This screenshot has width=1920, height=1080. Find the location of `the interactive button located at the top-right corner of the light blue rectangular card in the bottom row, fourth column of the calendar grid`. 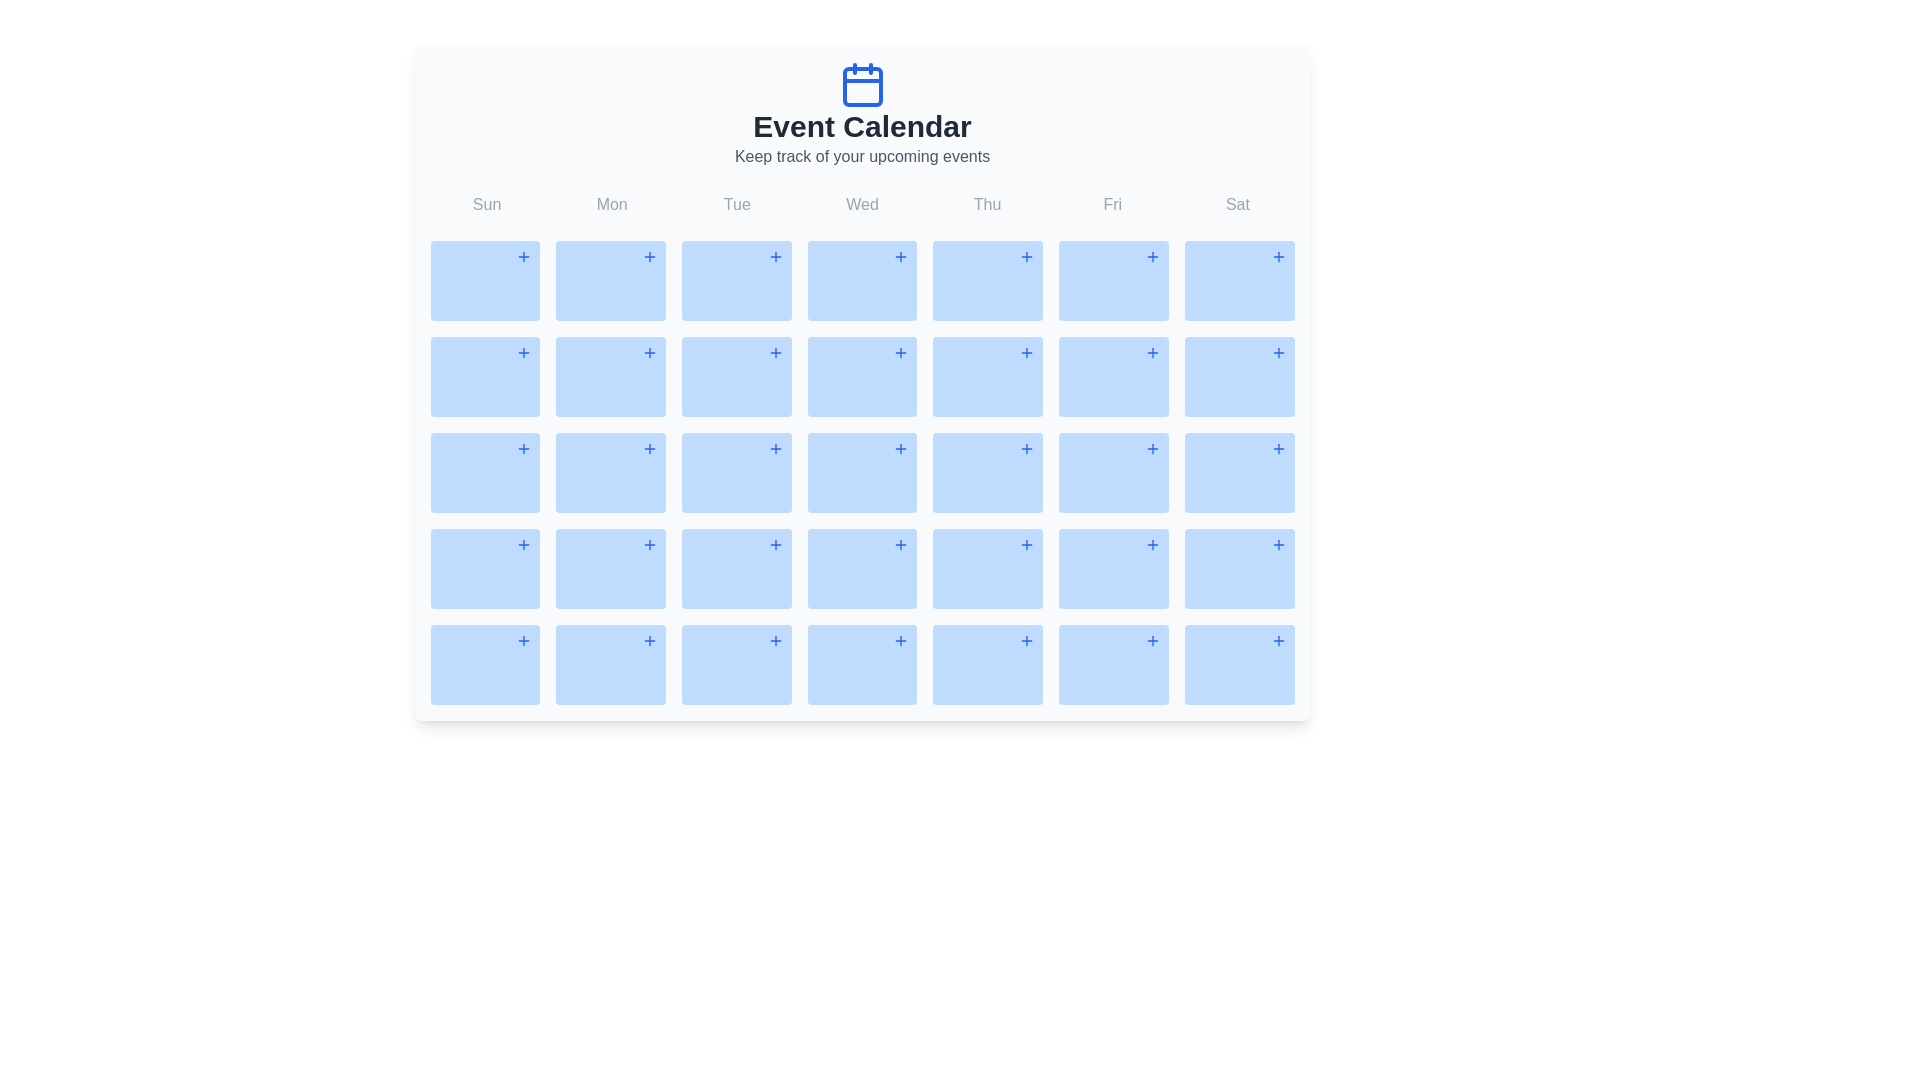

the interactive button located at the top-right corner of the light blue rectangular card in the bottom row, fourth column of the calendar grid is located at coordinates (774, 640).